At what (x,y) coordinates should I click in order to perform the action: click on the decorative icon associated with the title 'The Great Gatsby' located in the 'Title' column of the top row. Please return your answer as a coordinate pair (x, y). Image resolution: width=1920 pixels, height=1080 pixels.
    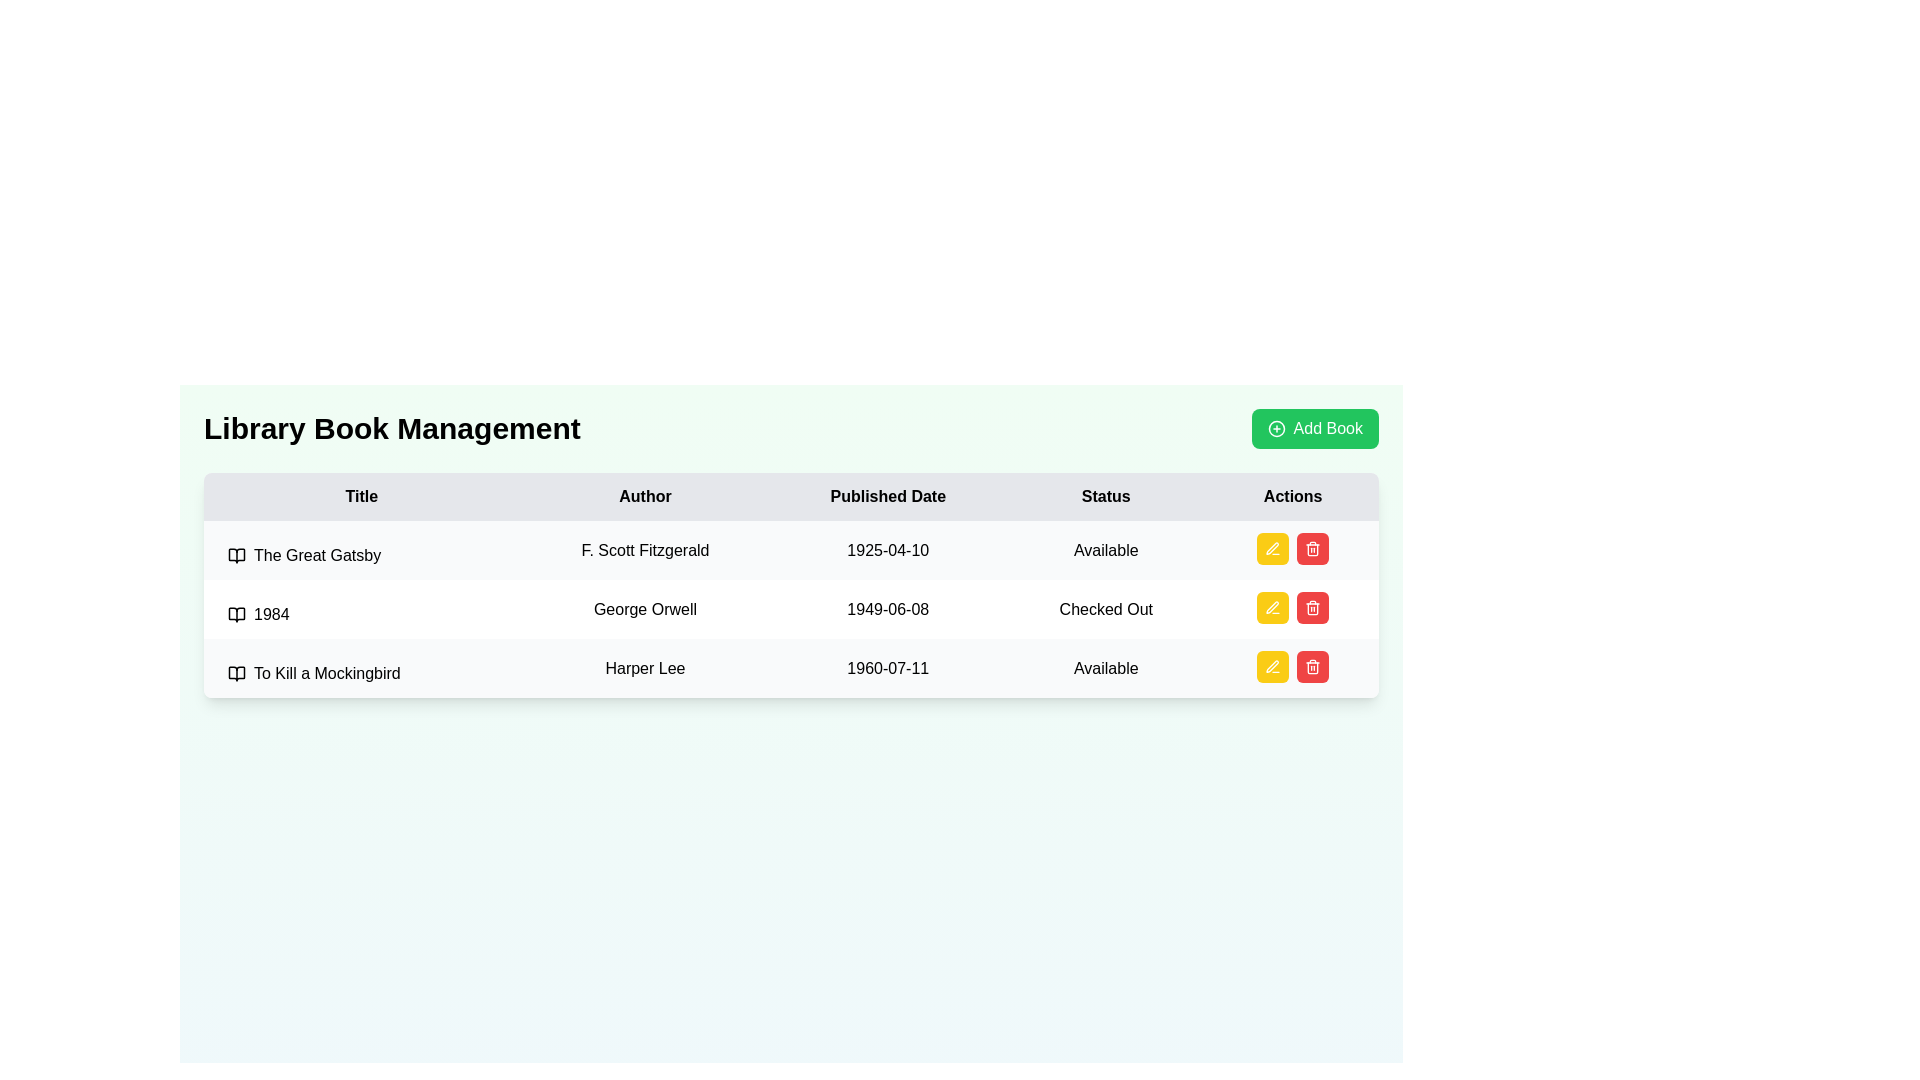
    Looking at the image, I should click on (236, 555).